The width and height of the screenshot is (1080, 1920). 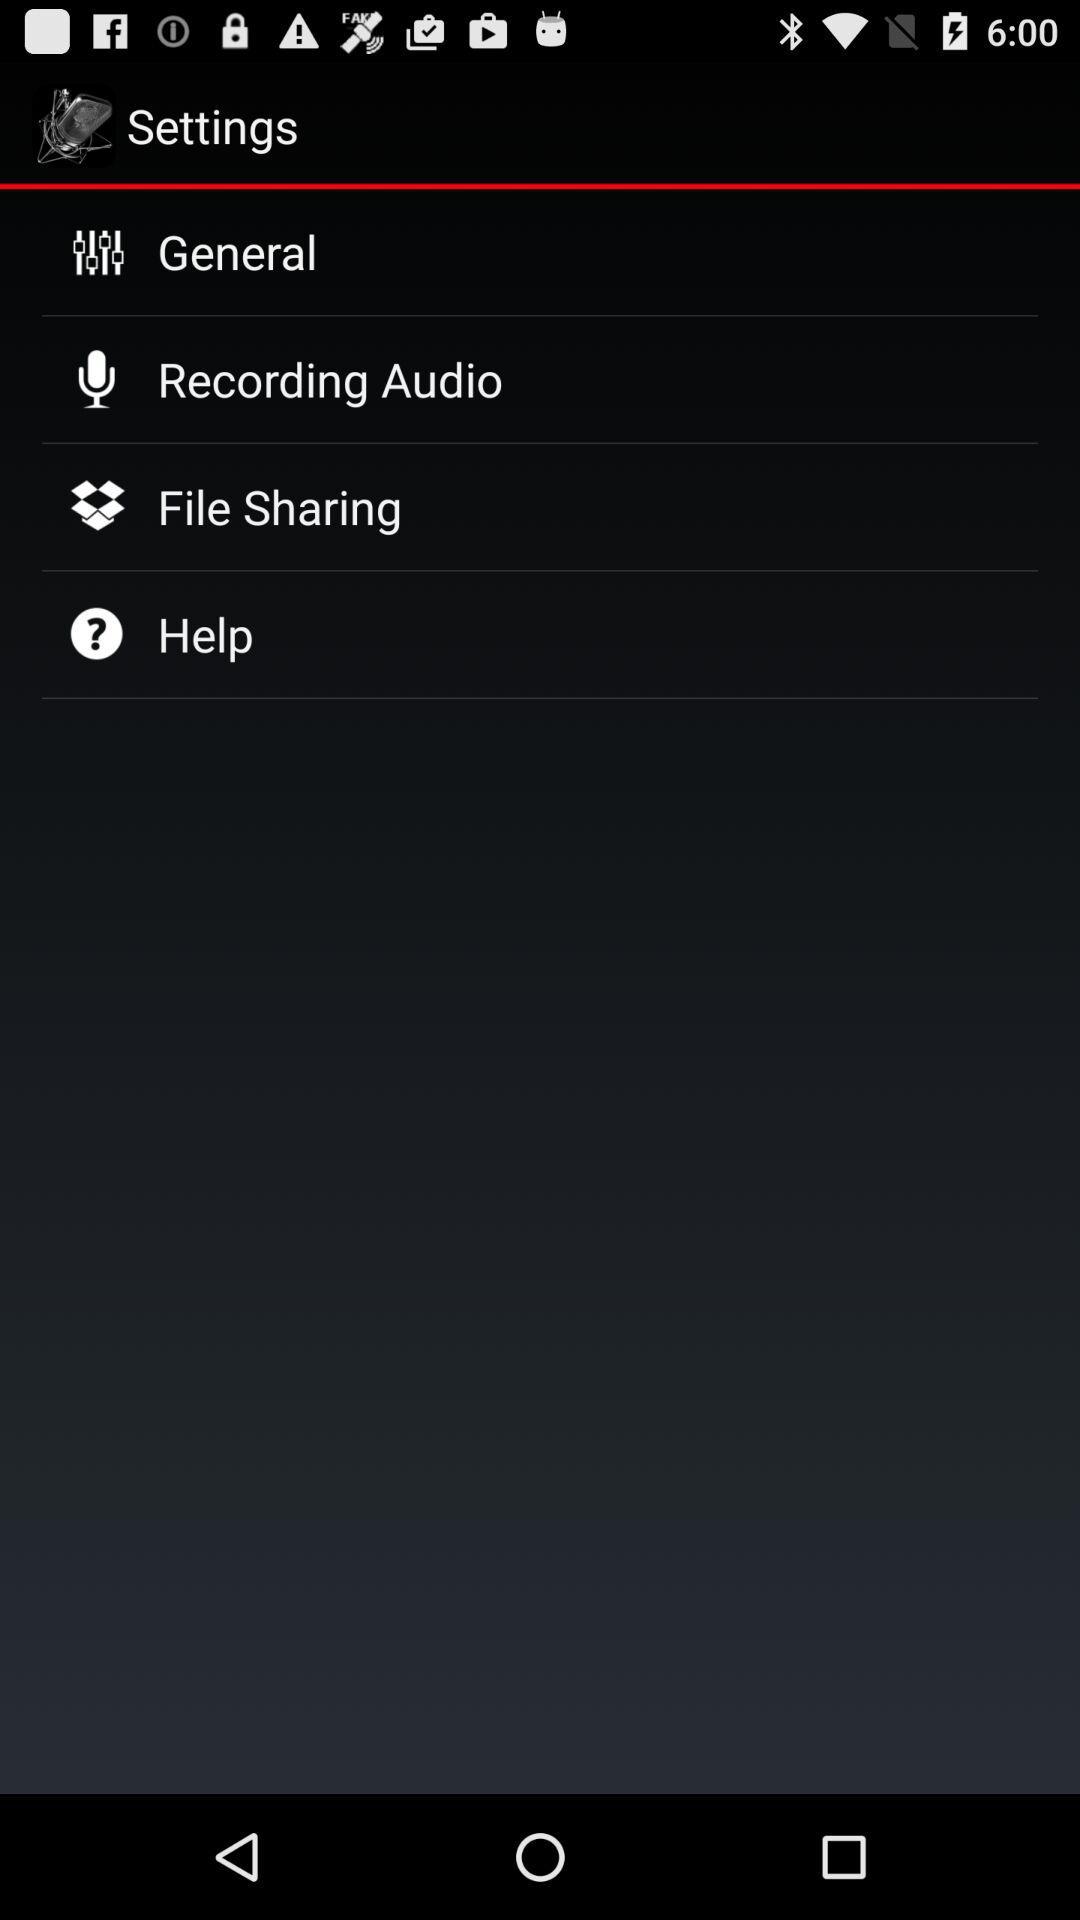 I want to click on icon above help icon, so click(x=279, y=506).